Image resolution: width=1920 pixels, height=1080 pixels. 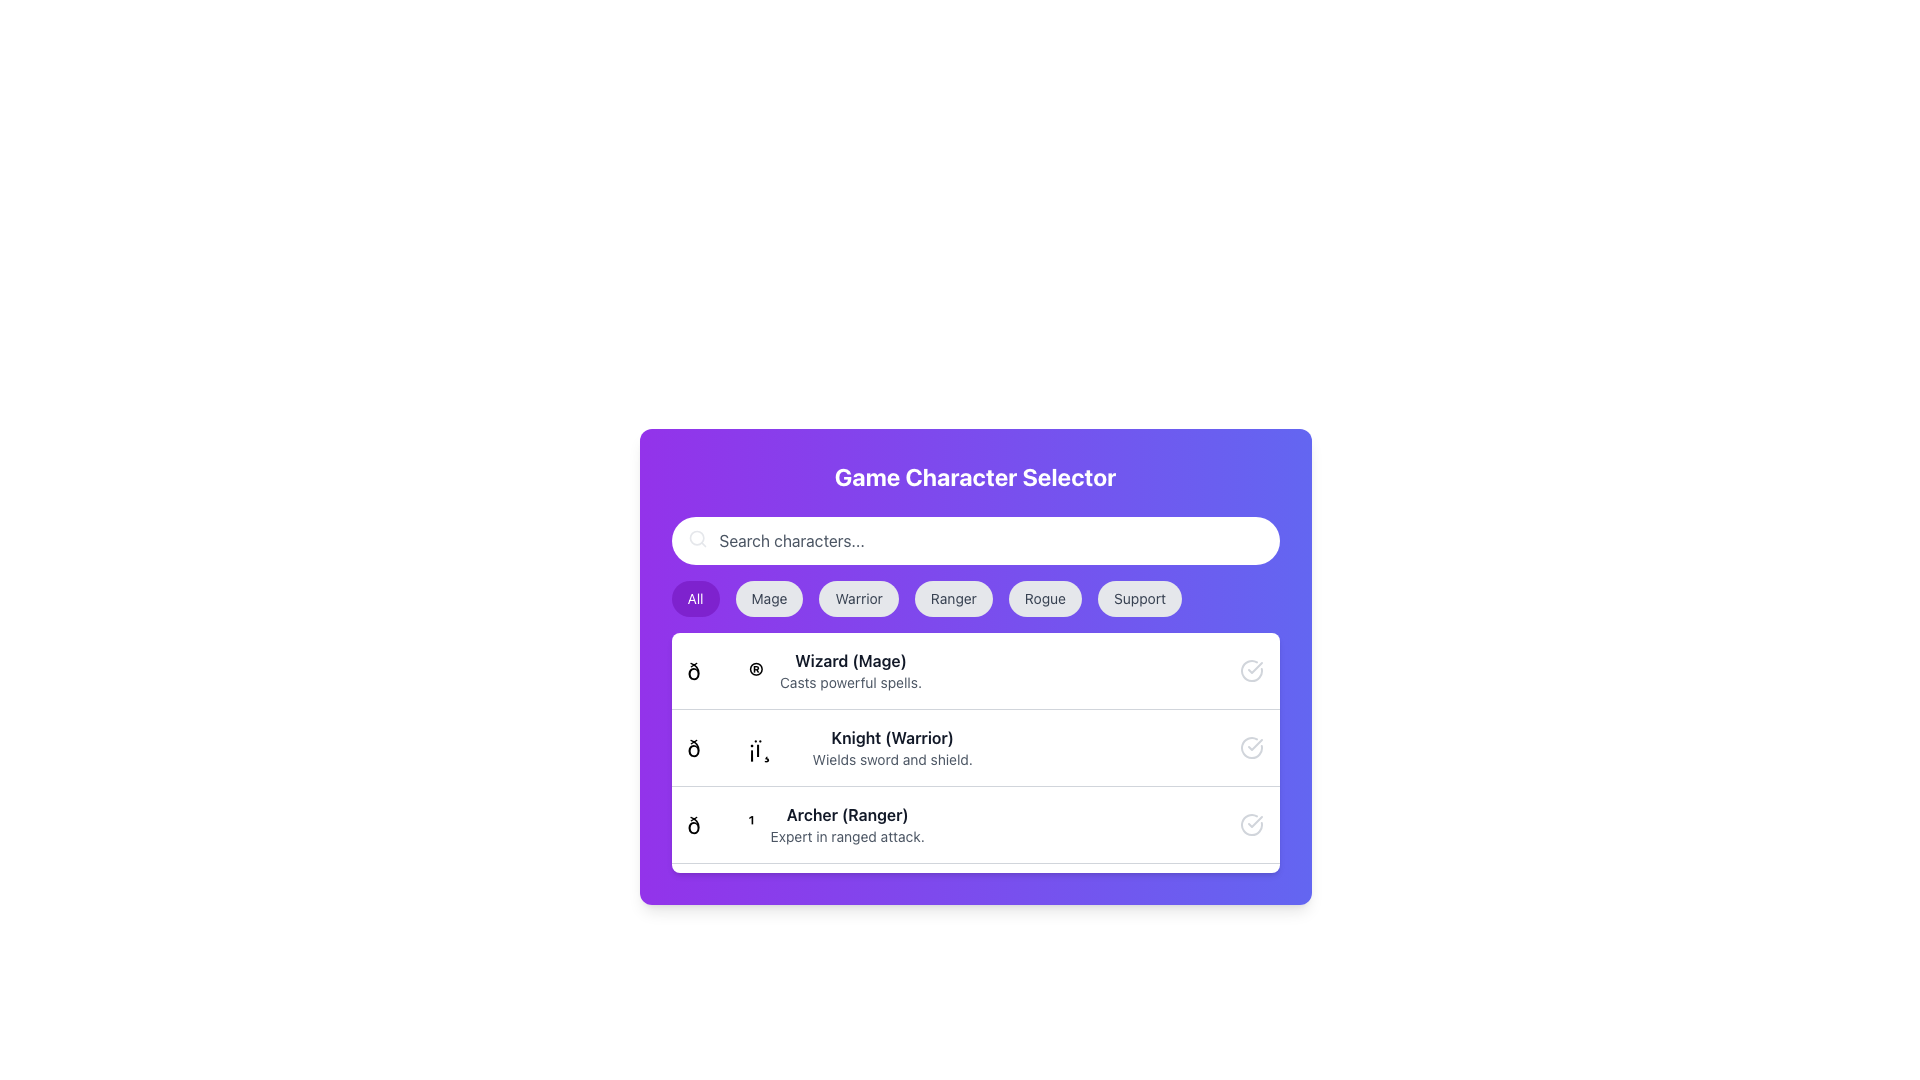 I want to click on the second text block representing a character class, which includes its title and subtitle, so click(x=891, y=748).